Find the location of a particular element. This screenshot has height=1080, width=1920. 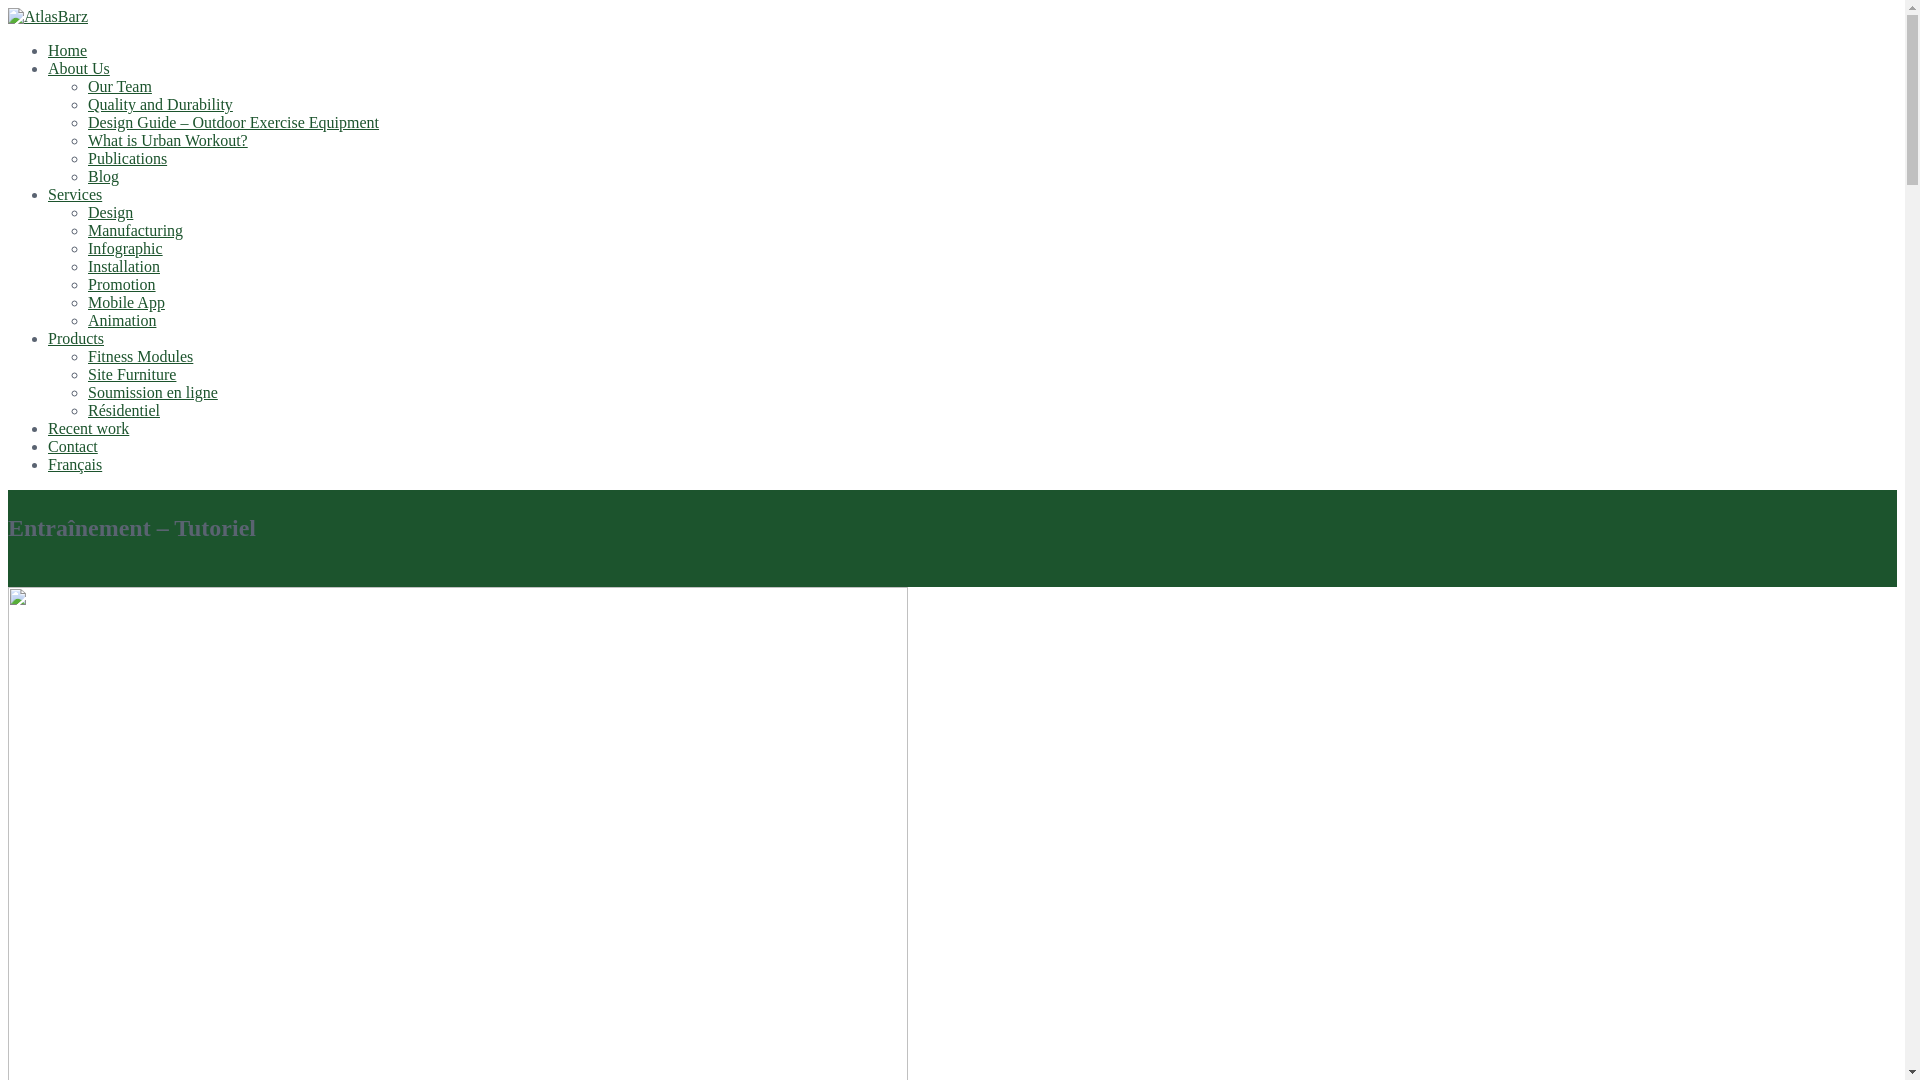

'Manufacturing' is located at coordinates (86, 229).